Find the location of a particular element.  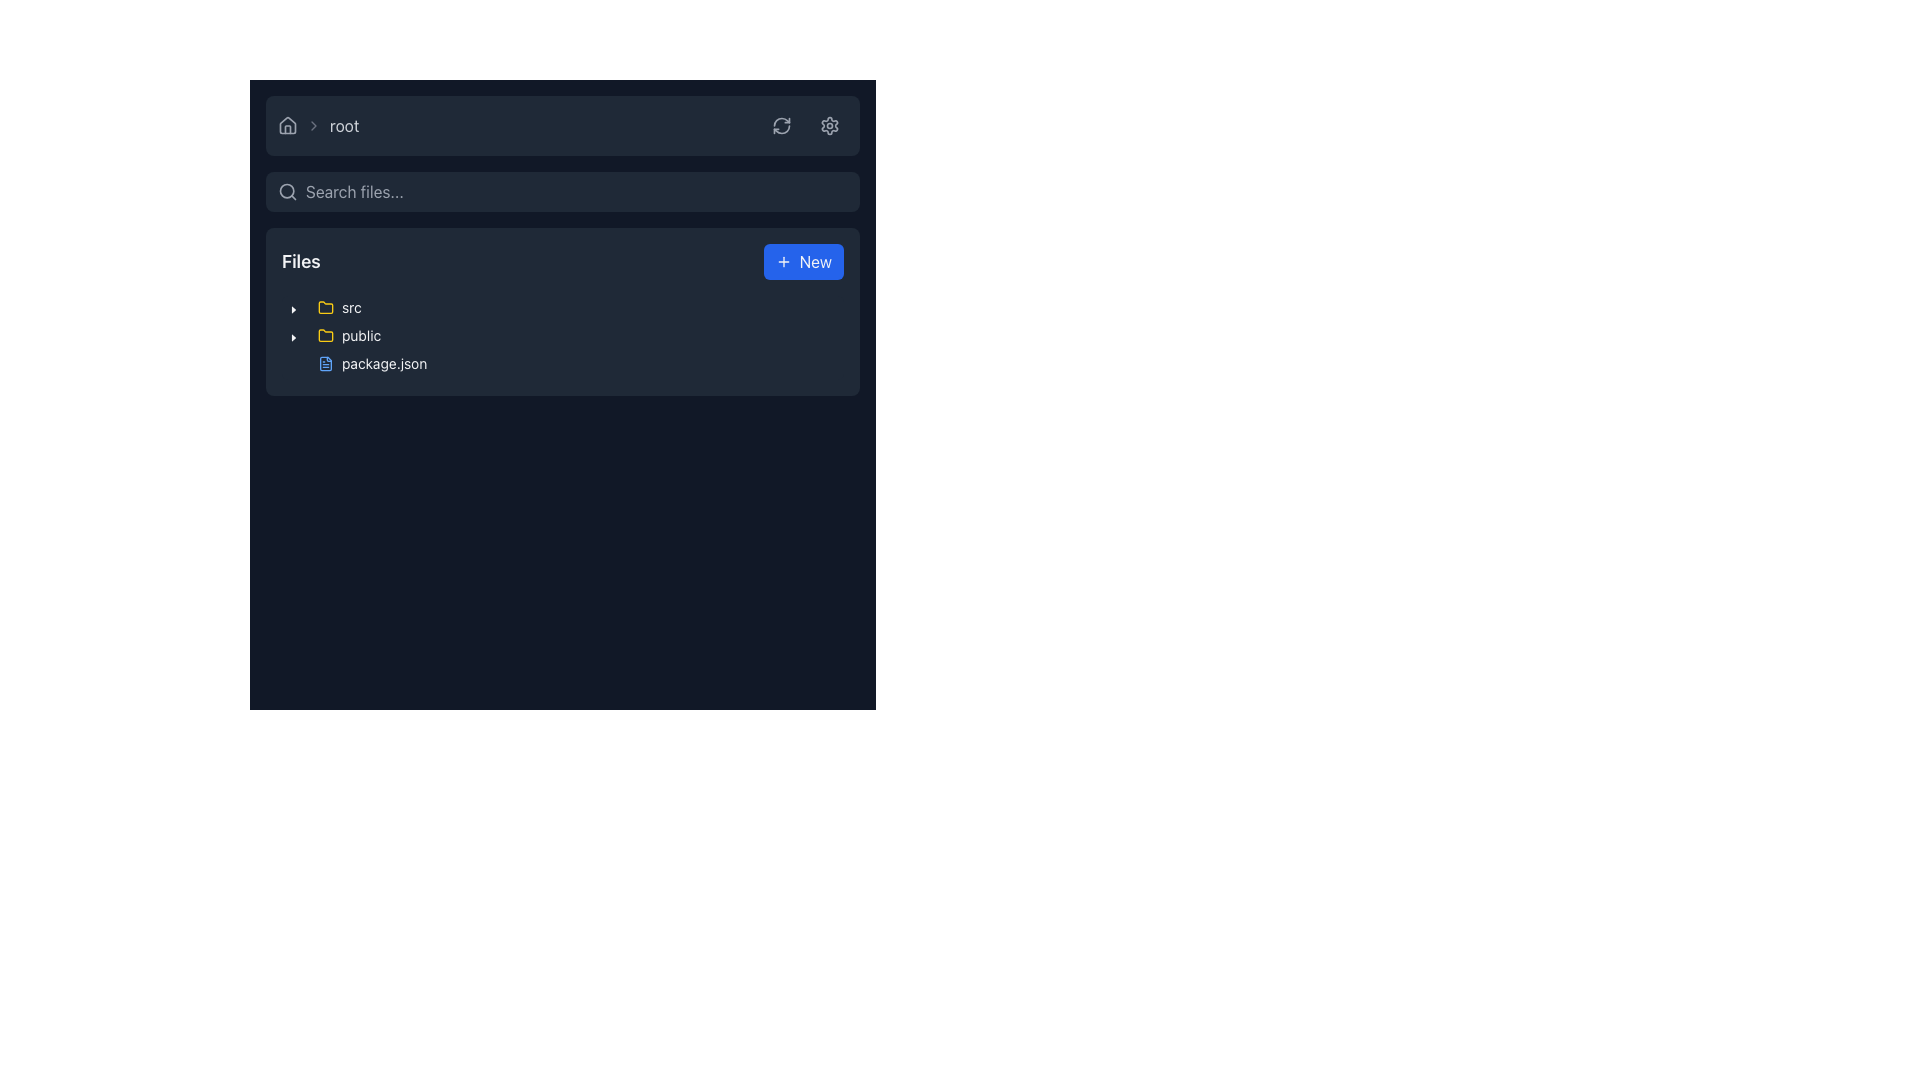

the text label displaying 'package.json' is located at coordinates (384, 363).